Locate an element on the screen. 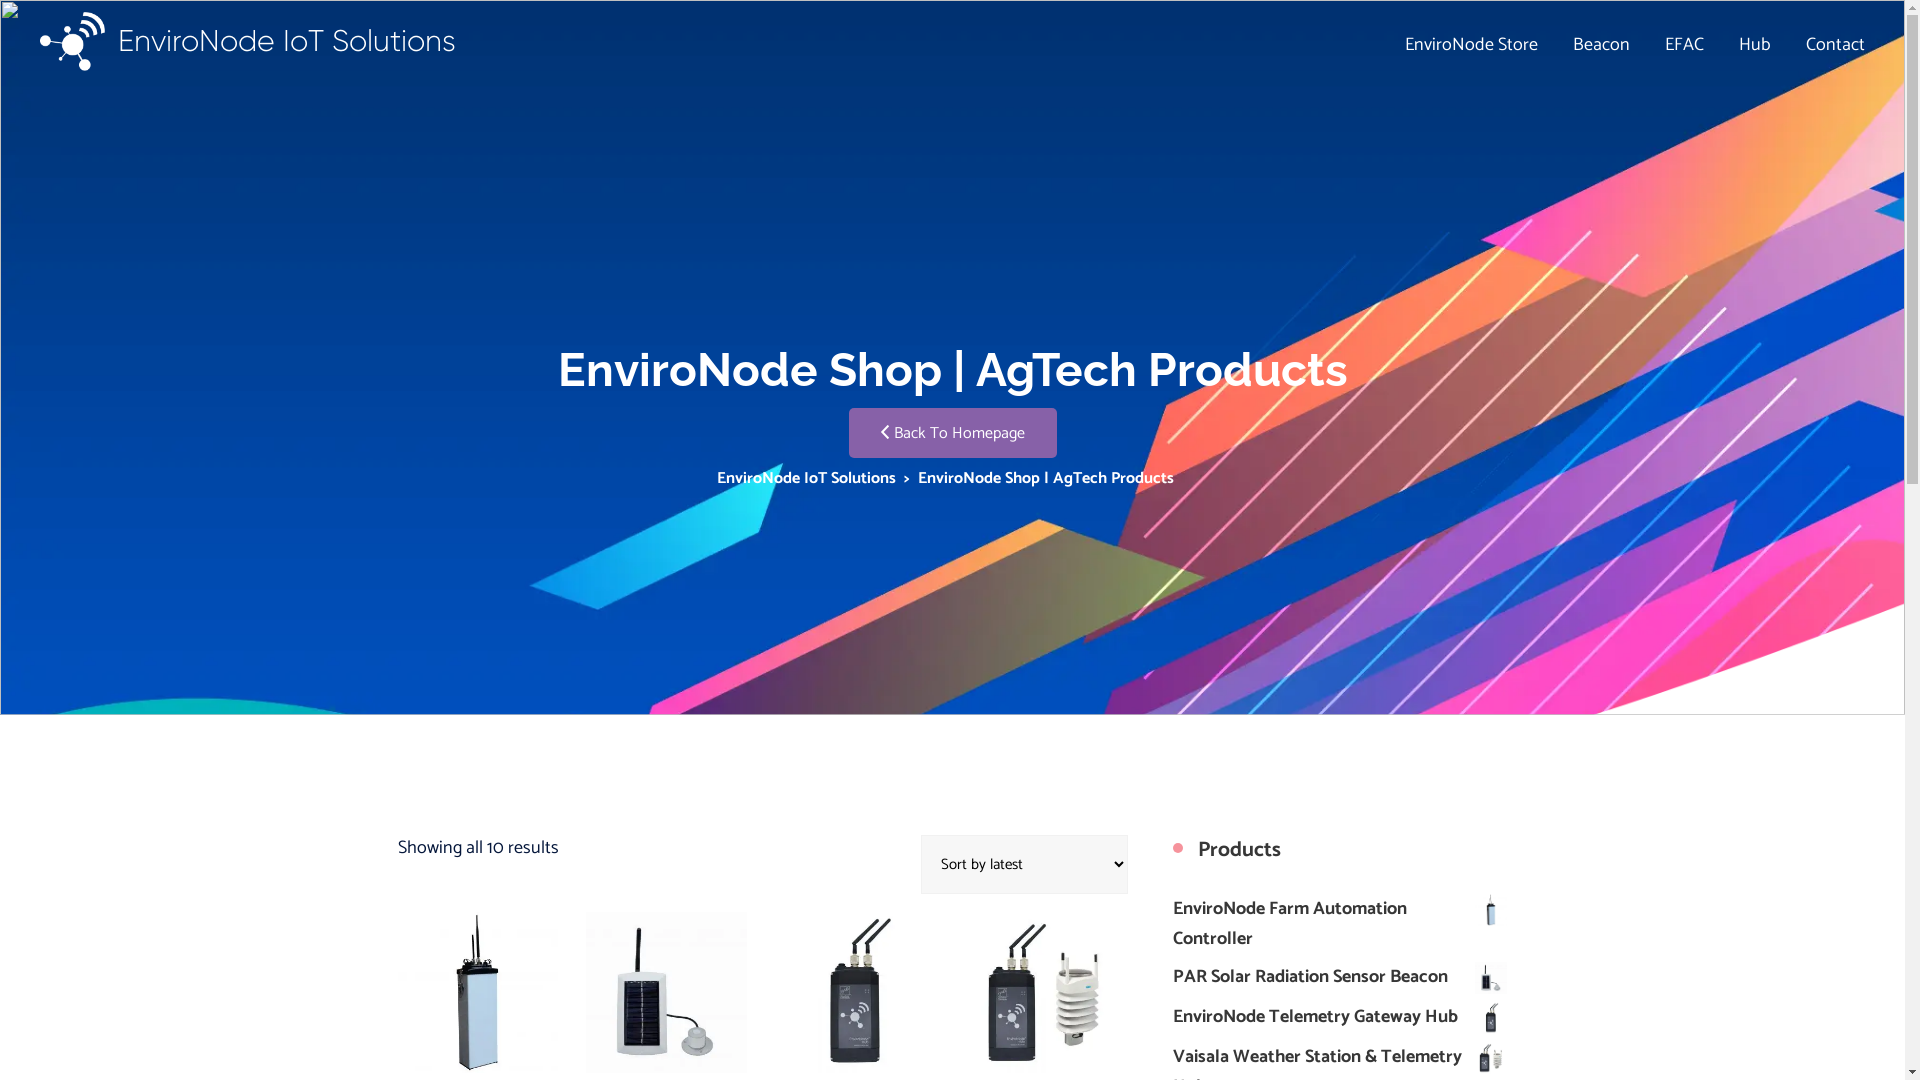 The height and width of the screenshot is (1080, 1920). 'EnviroNode Store' is located at coordinates (1471, 45).